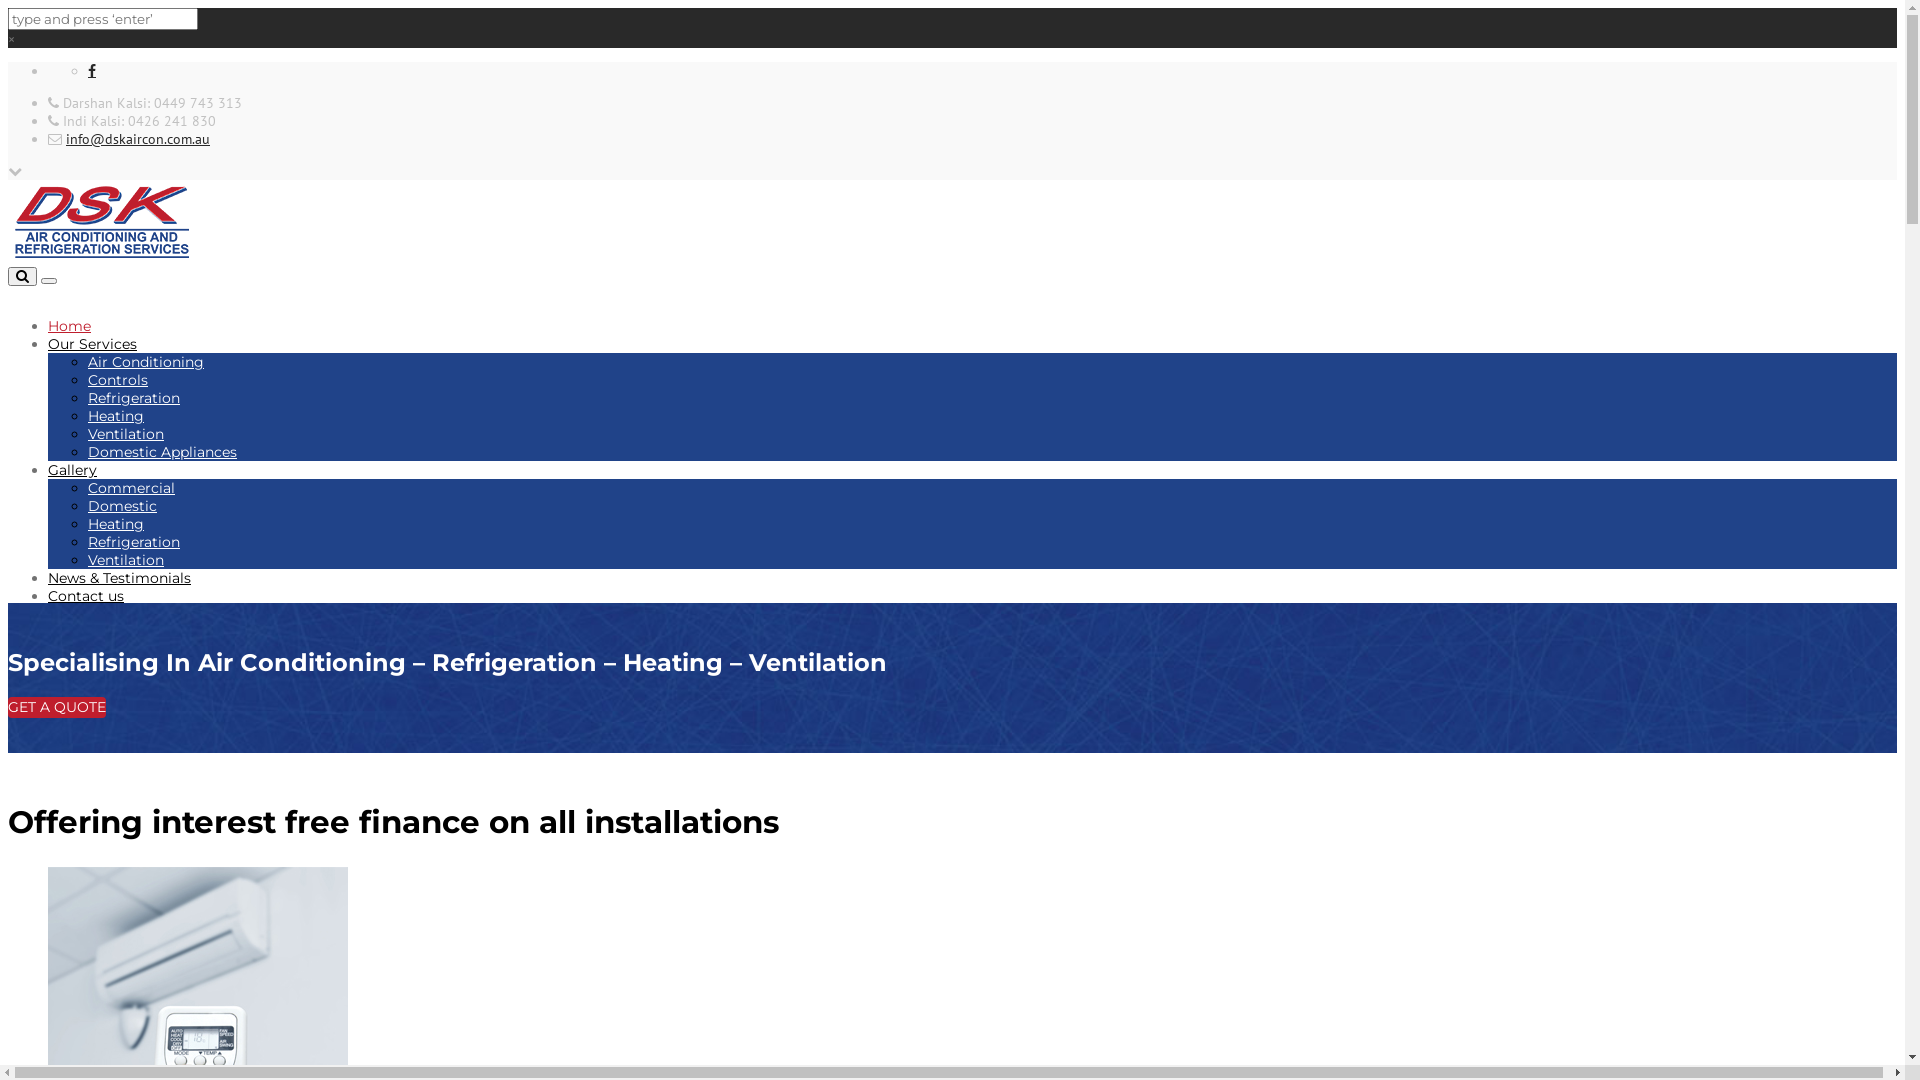 Image resolution: width=1920 pixels, height=1080 pixels. I want to click on 'Refrigeration', so click(133, 397).